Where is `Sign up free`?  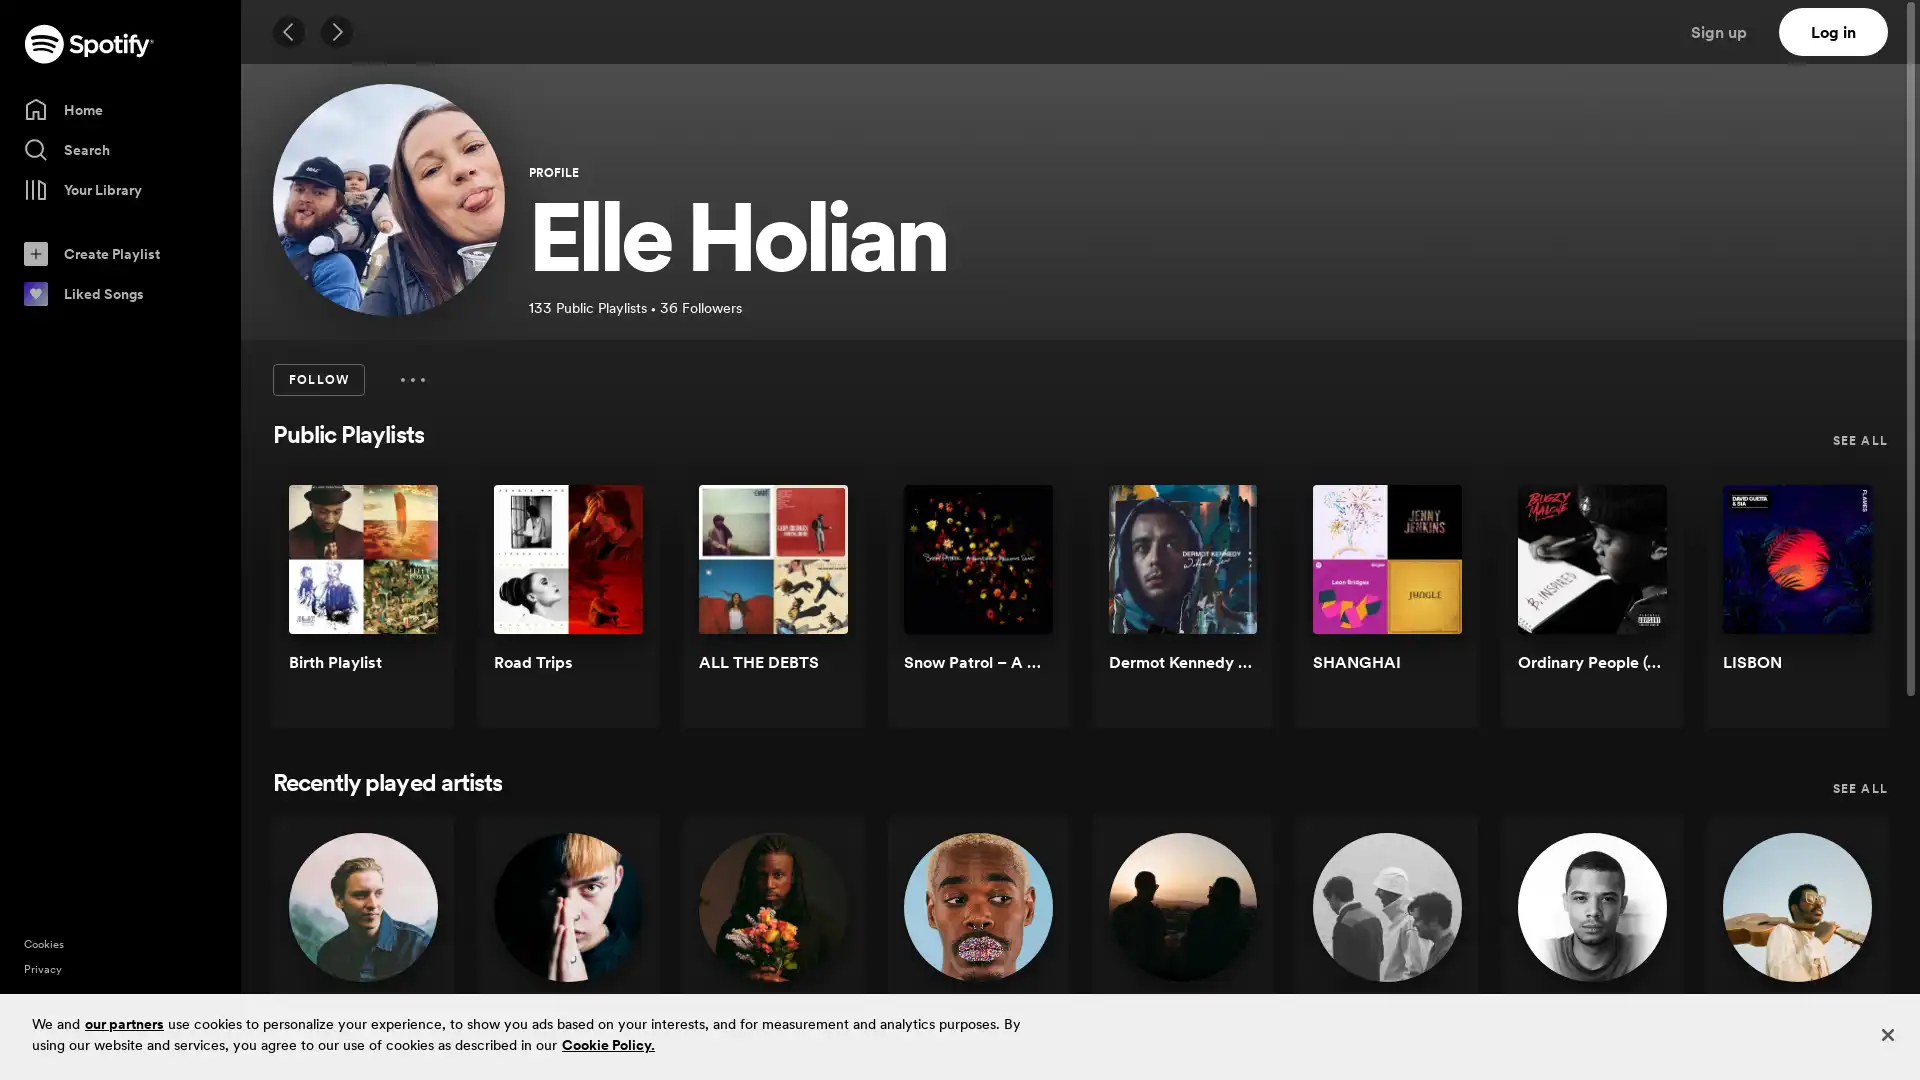
Sign up free is located at coordinates (1819, 1048).